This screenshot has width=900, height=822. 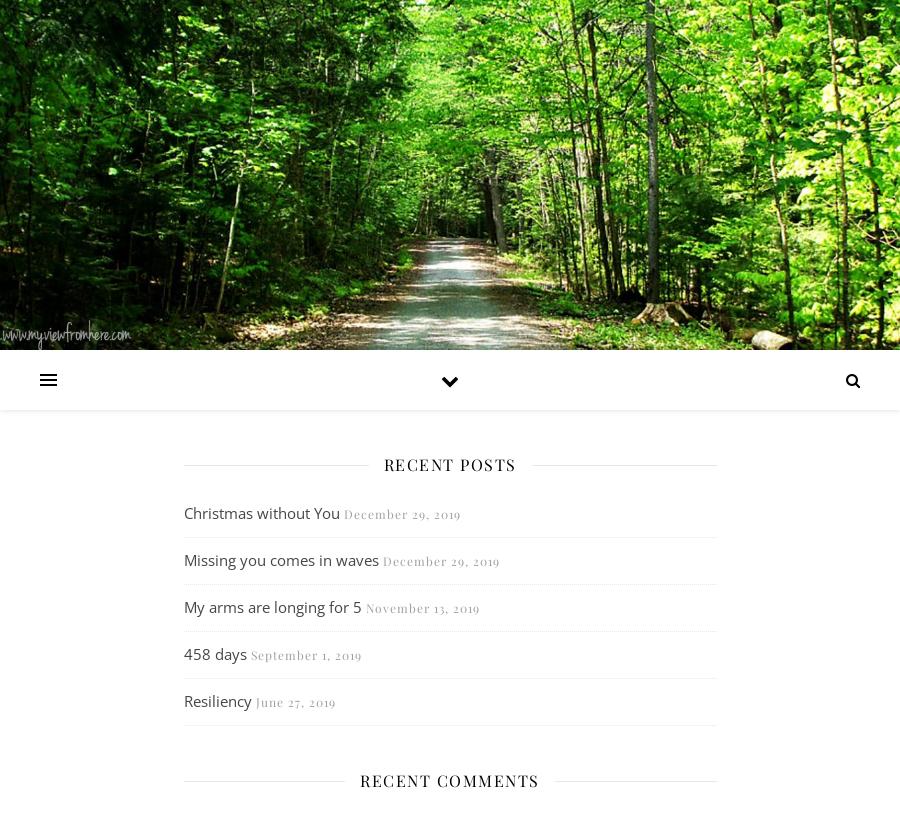 What do you see at coordinates (214, 653) in the screenshot?
I see `'458 days'` at bounding box center [214, 653].